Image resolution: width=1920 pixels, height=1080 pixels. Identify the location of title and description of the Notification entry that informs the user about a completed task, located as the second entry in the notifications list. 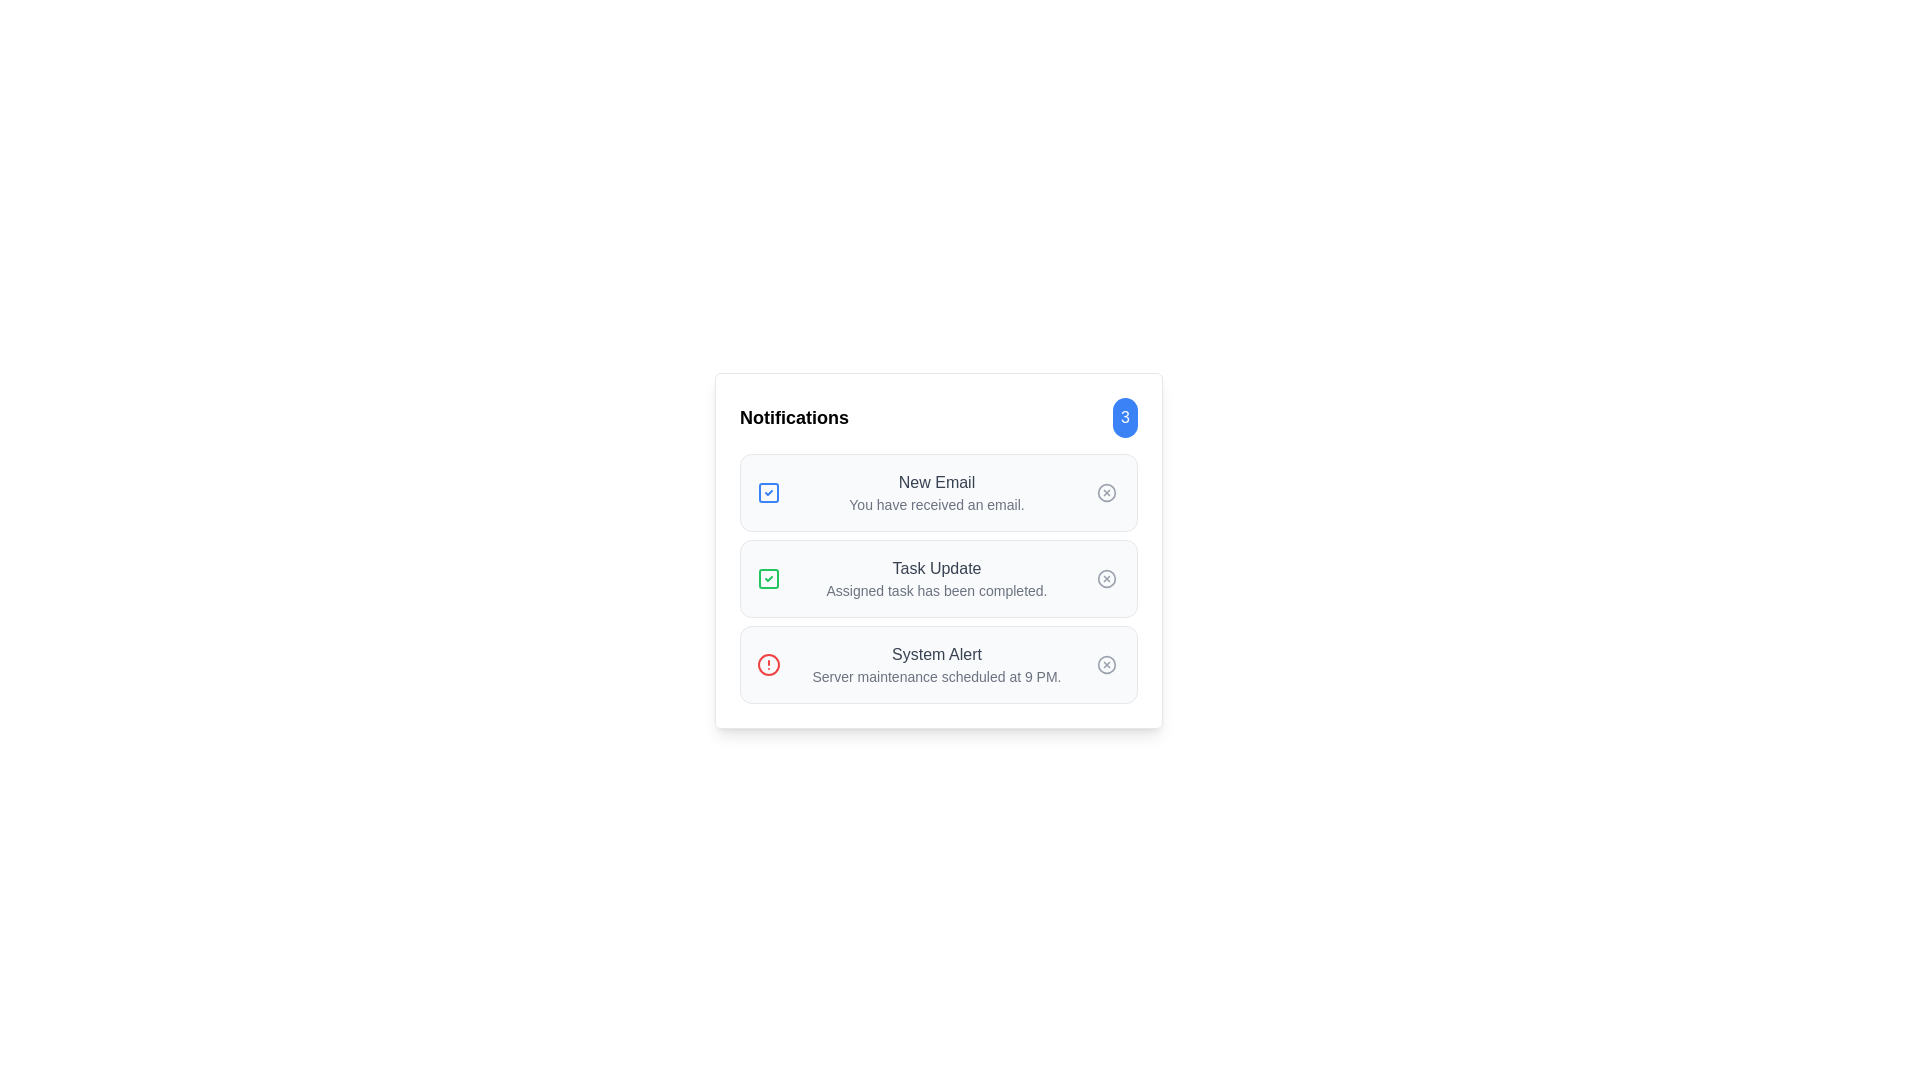
(938, 578).